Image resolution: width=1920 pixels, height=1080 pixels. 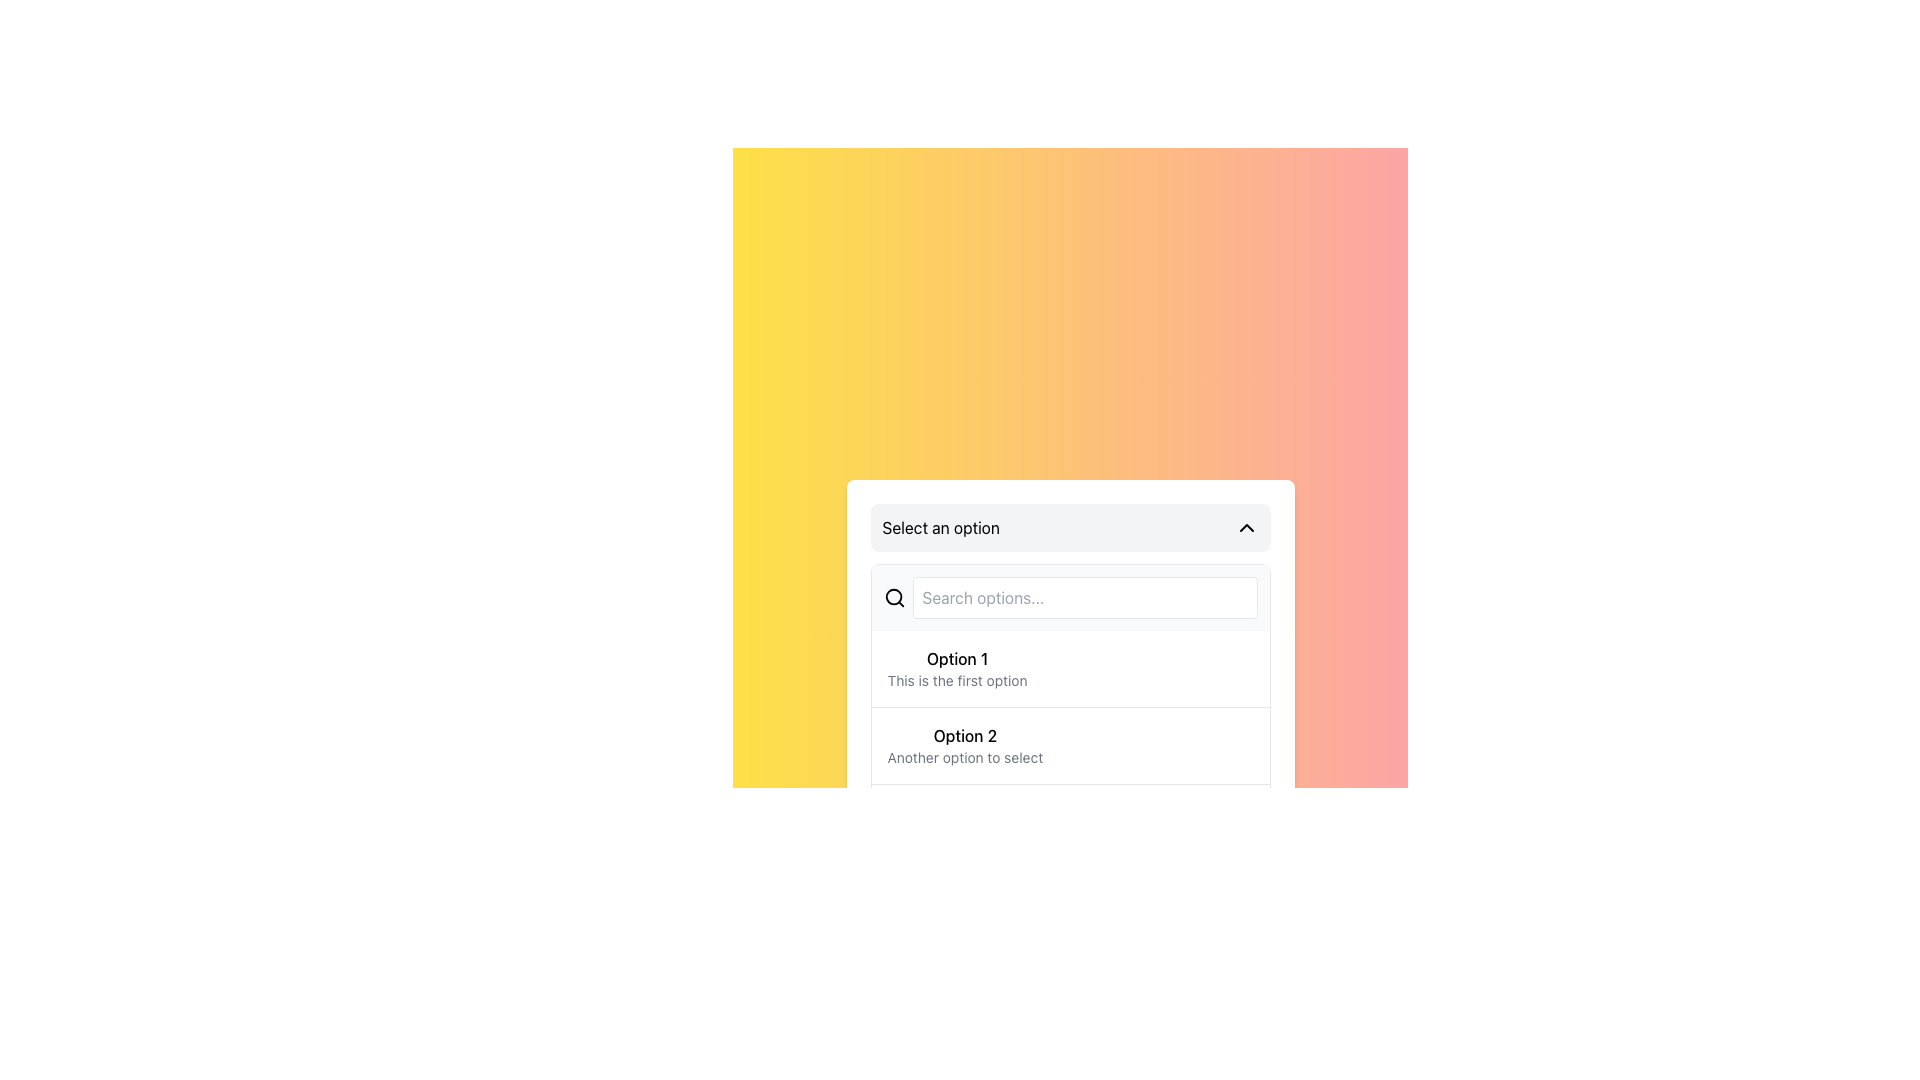 I want to click on description provided by the Text Label located beneath 'Option 1' in the dropdown menu, so click(x=956, y=680).